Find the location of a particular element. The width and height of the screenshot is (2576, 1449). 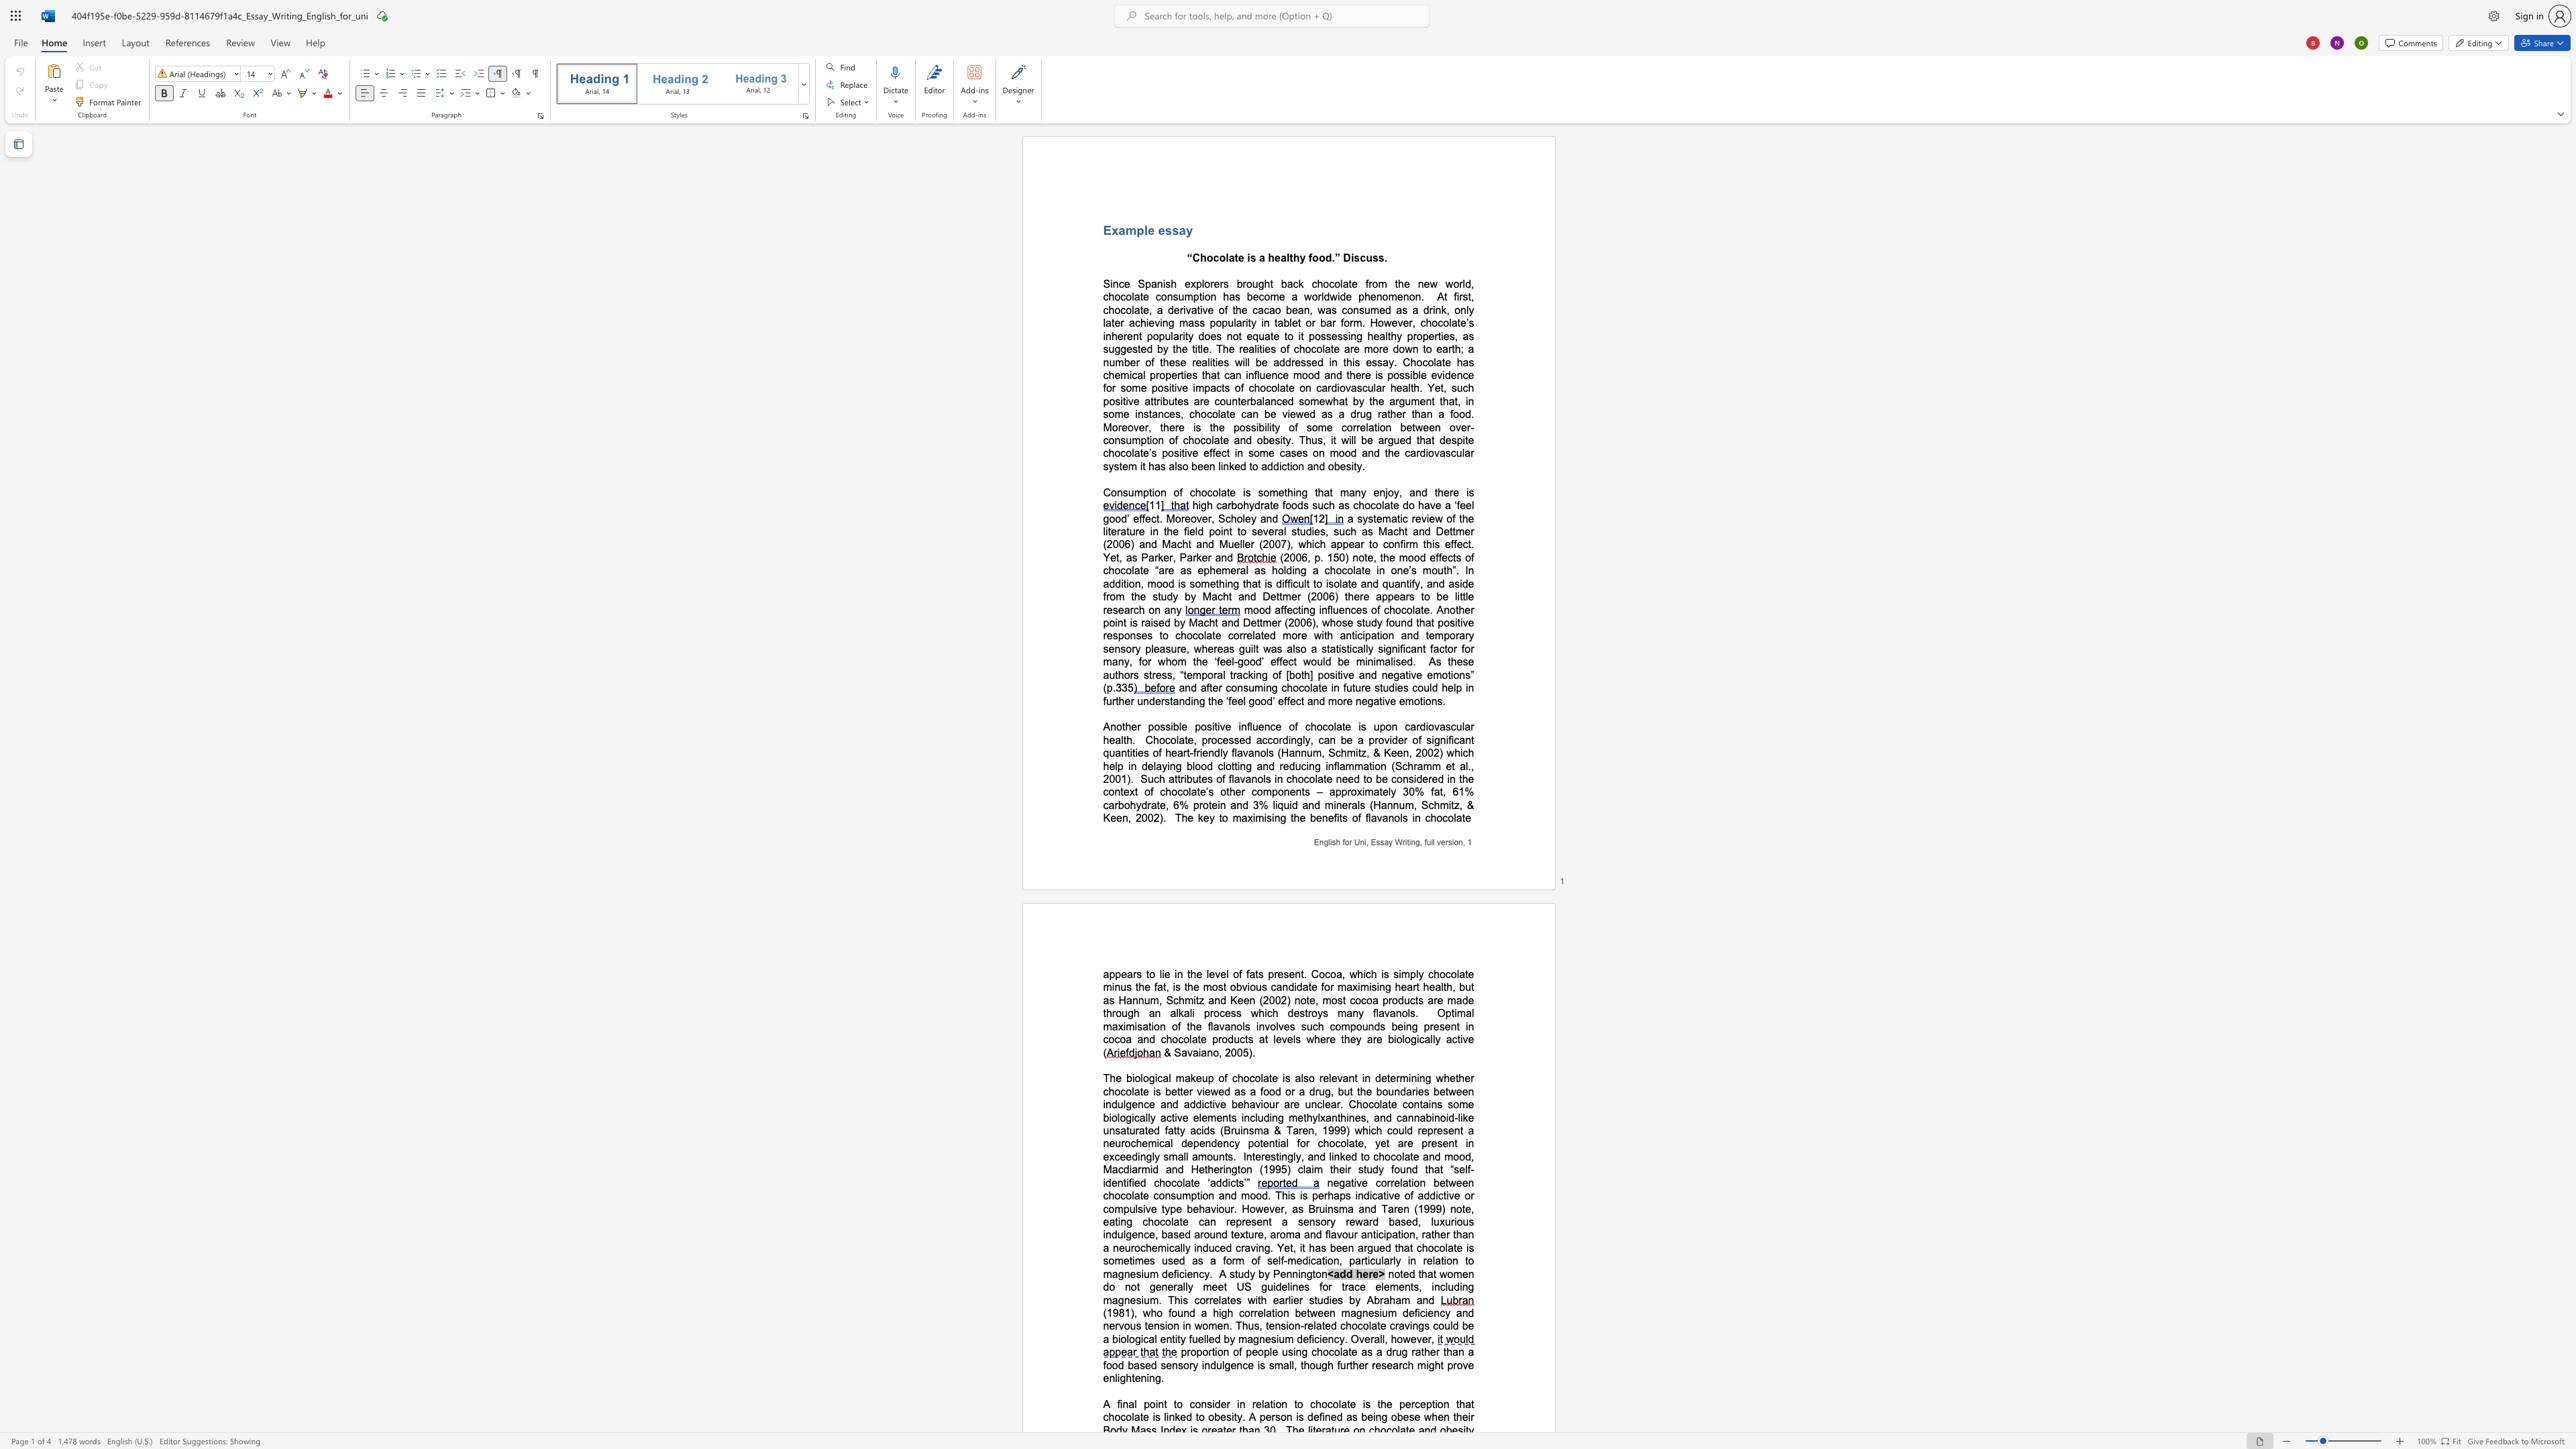

the subset text "ngto" within the text "A study by Pennington" is located at coordinates (1300, 1273).